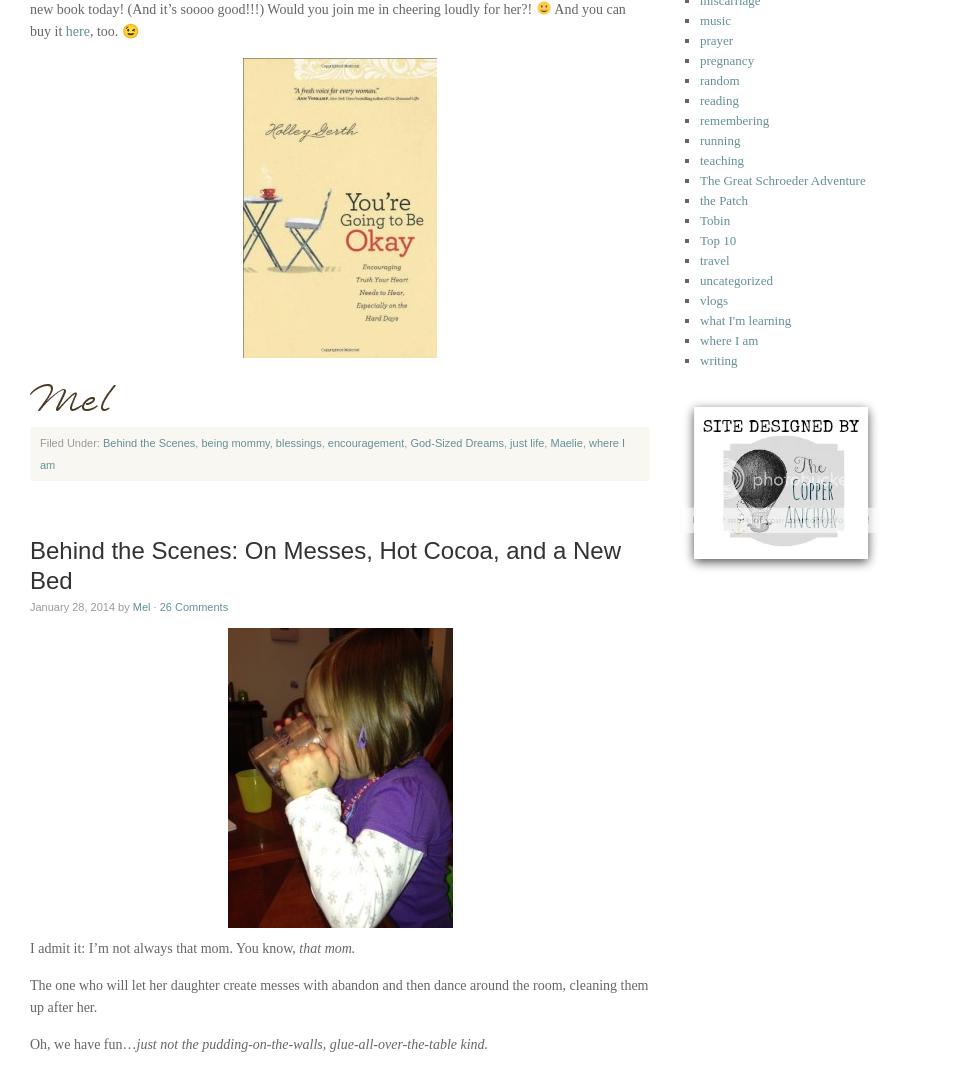  I want to click on 'Behind the Scenes', so click(148, 443).